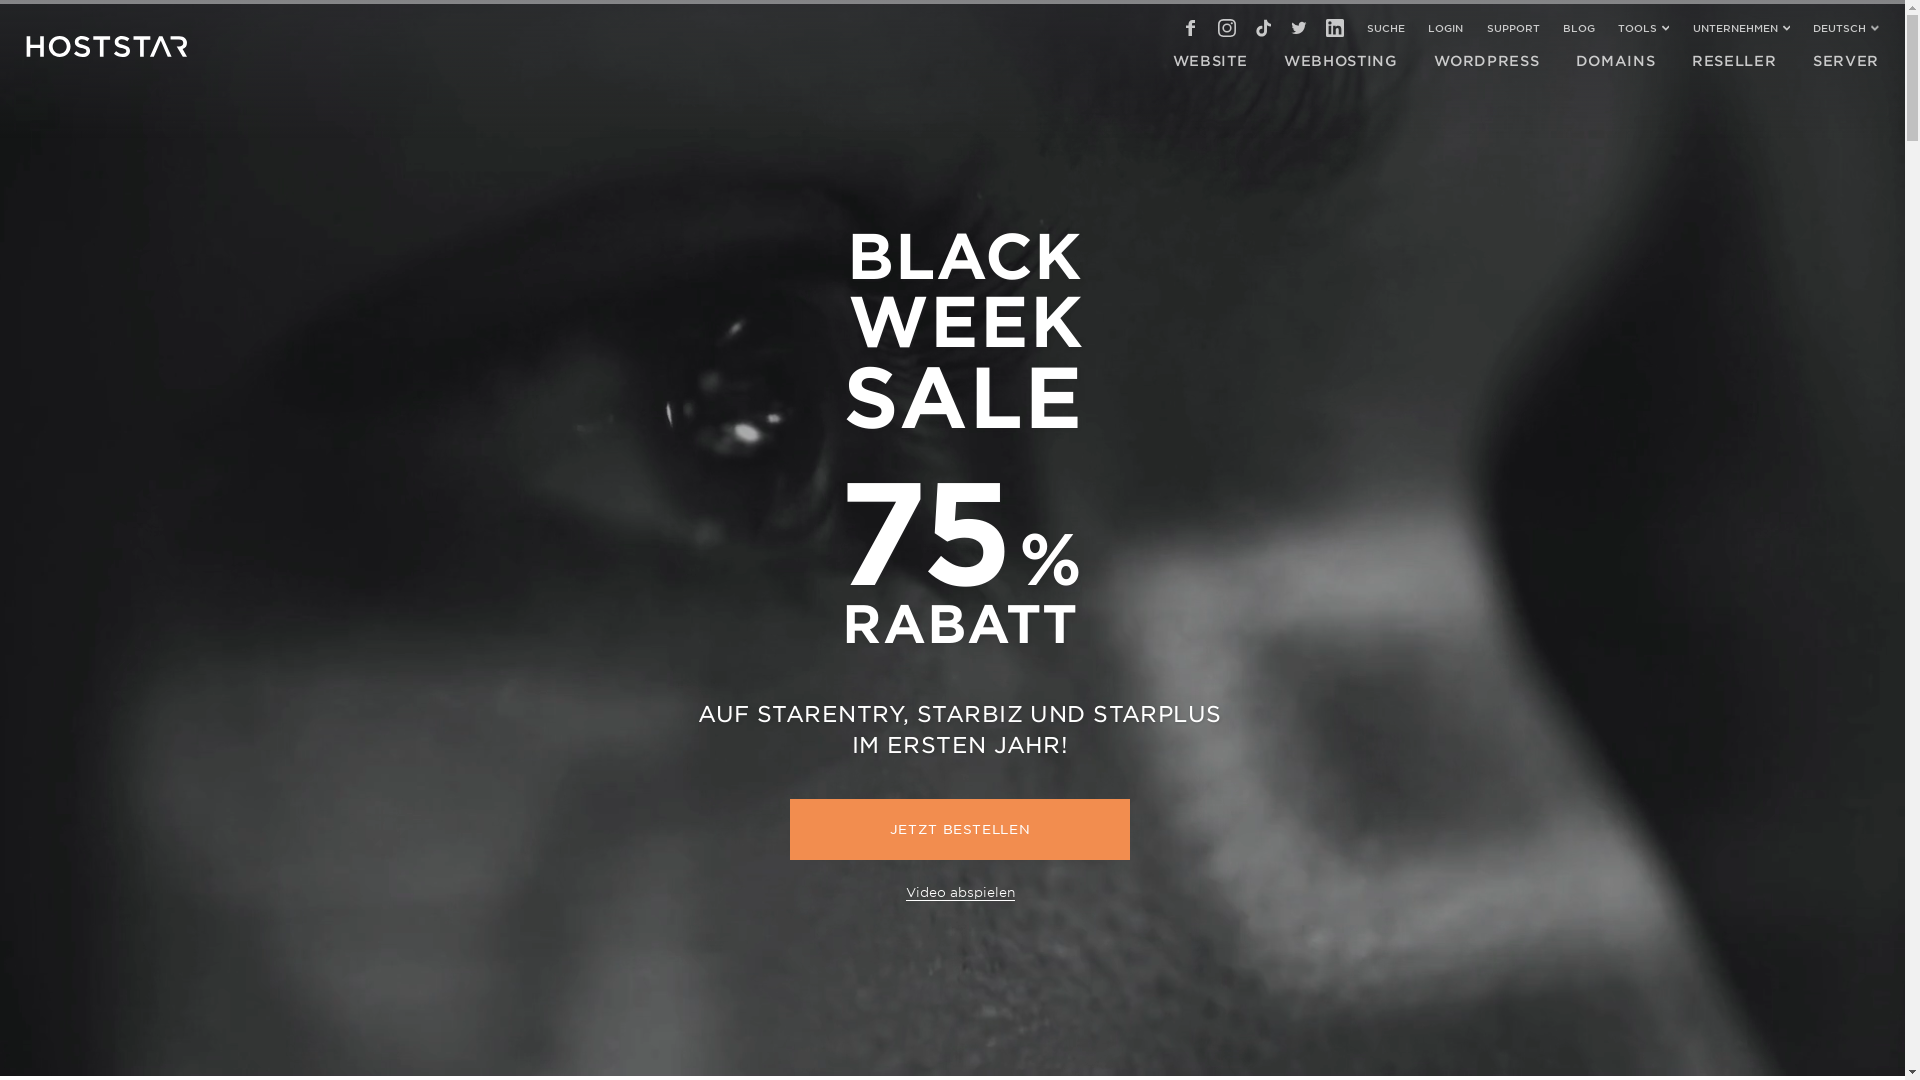  What do you see at coordinates (1385, 28) in the screenshot?
I see `'SUCHE'` at bounding box center [1385, 28].